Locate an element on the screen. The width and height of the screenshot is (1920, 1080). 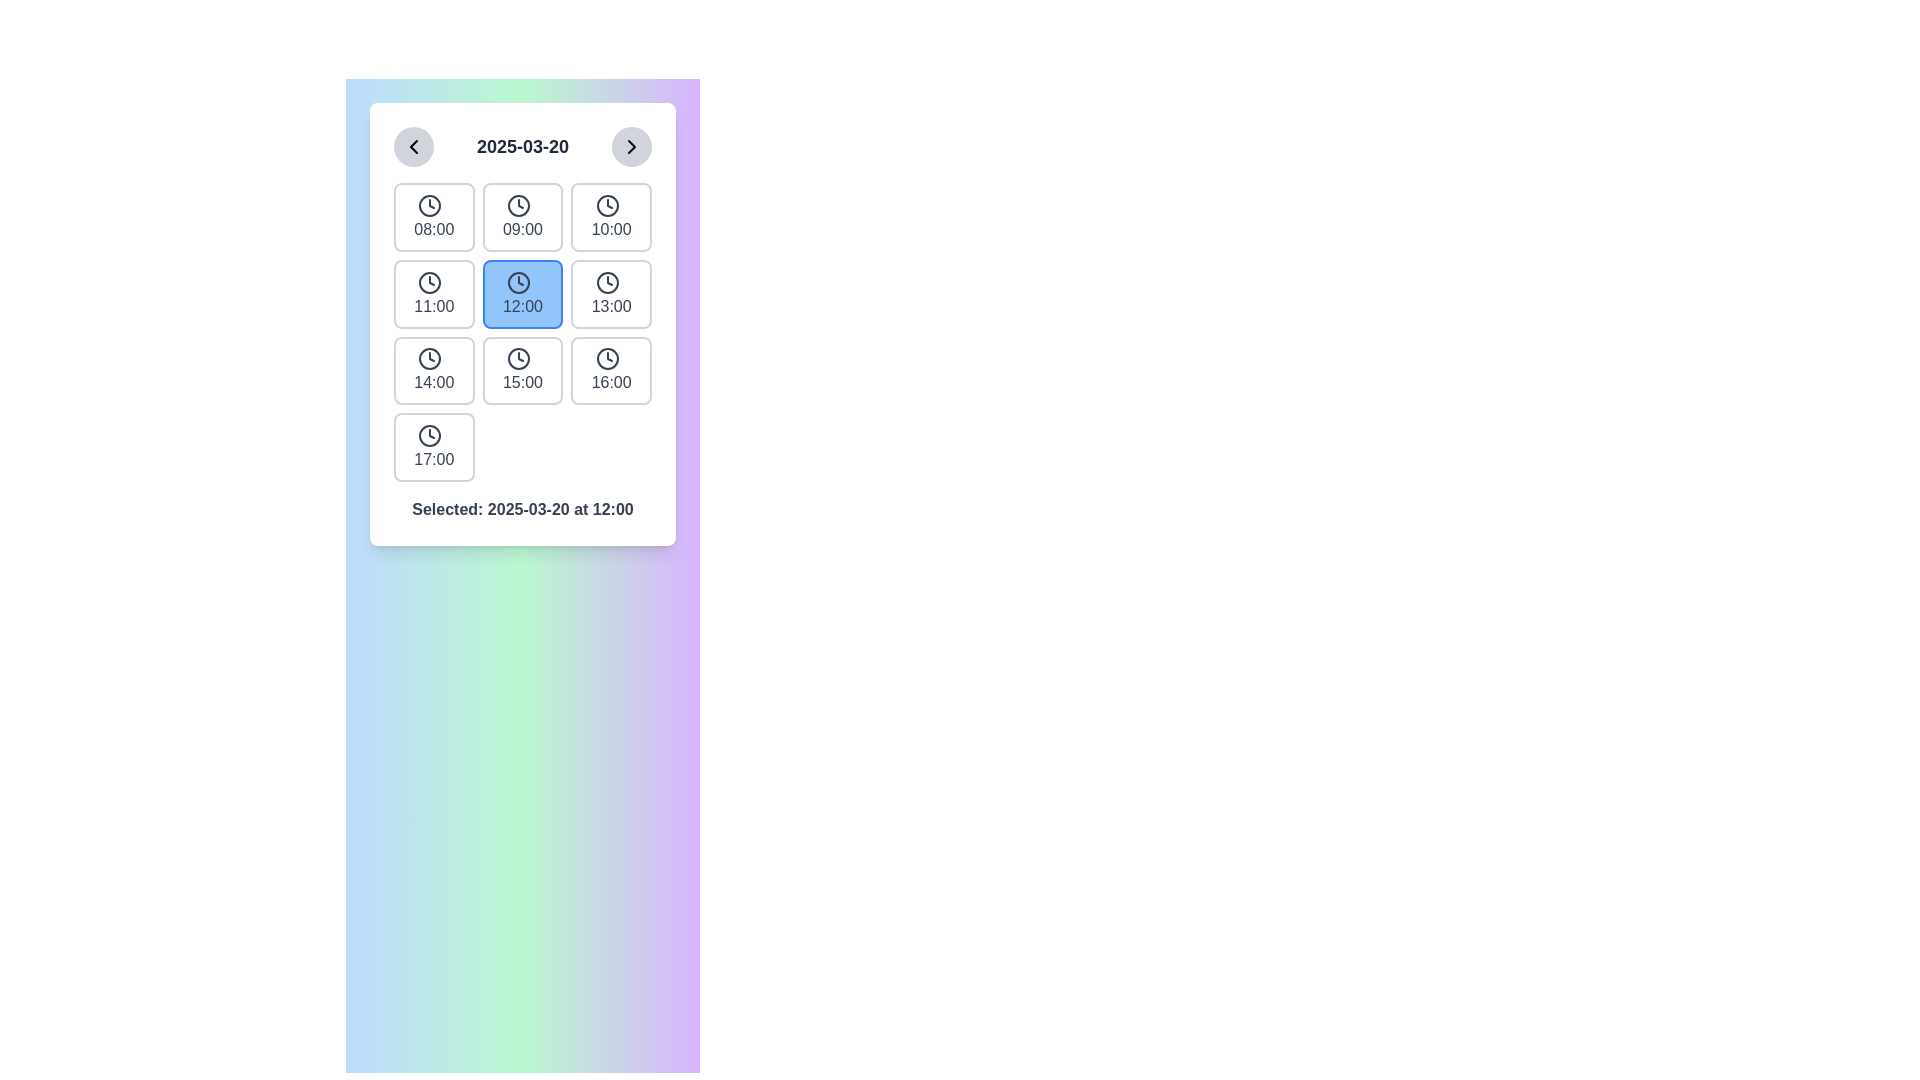
the small rightward-pointing chevron icon in the top-right corner of the header is located at coordinates (631, 145).